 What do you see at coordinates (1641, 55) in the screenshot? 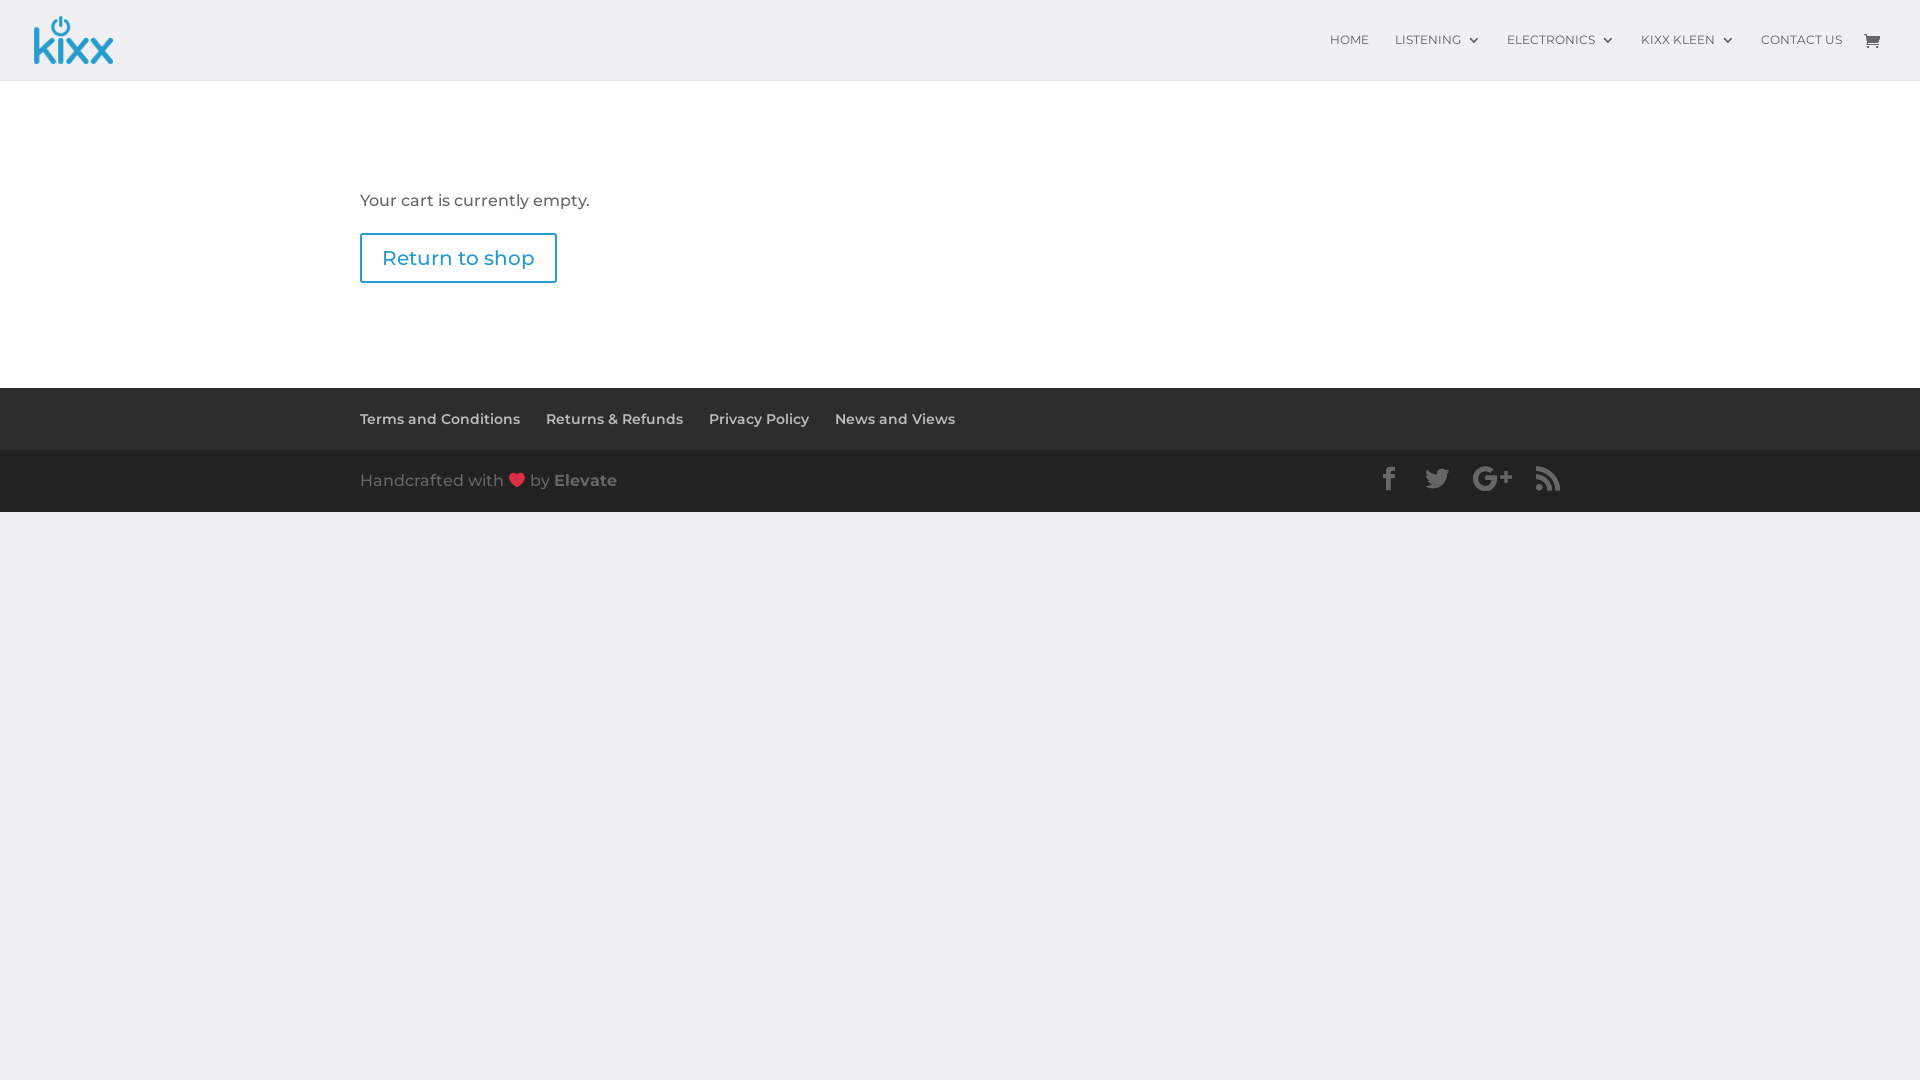
I see `'KIXX KLEEN'` at bounding box center [1641, 55].